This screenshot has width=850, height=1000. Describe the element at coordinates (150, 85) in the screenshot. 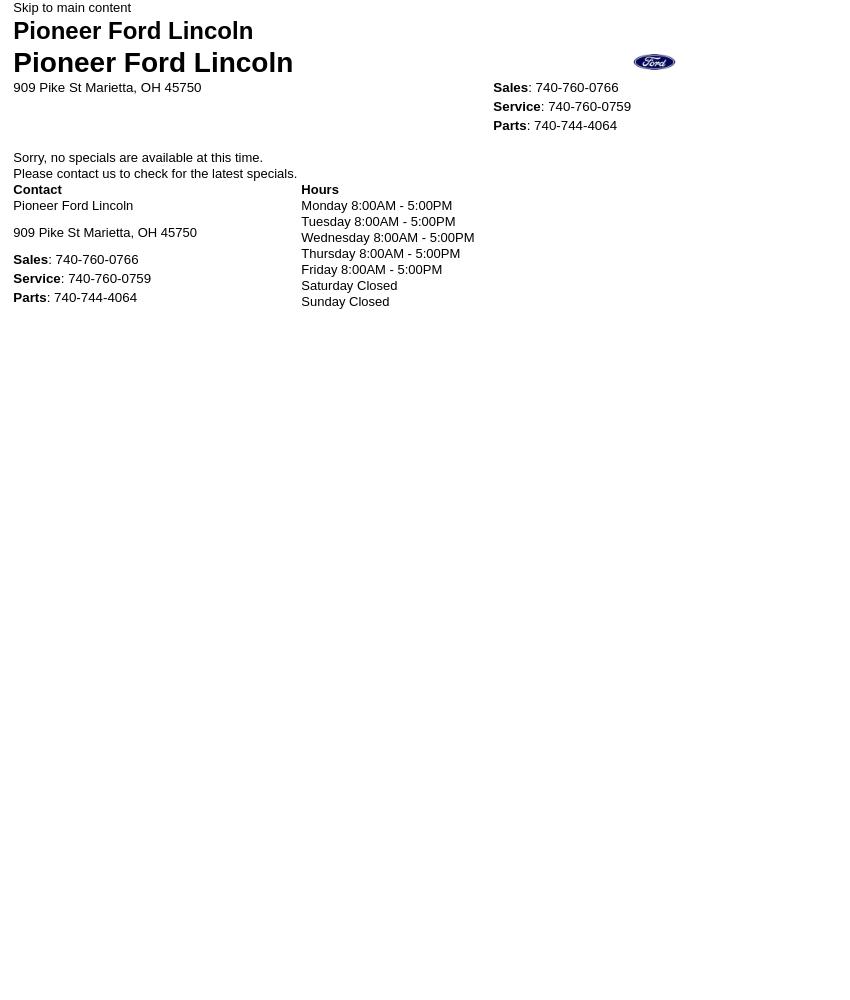

I see `'OH'` at that location.